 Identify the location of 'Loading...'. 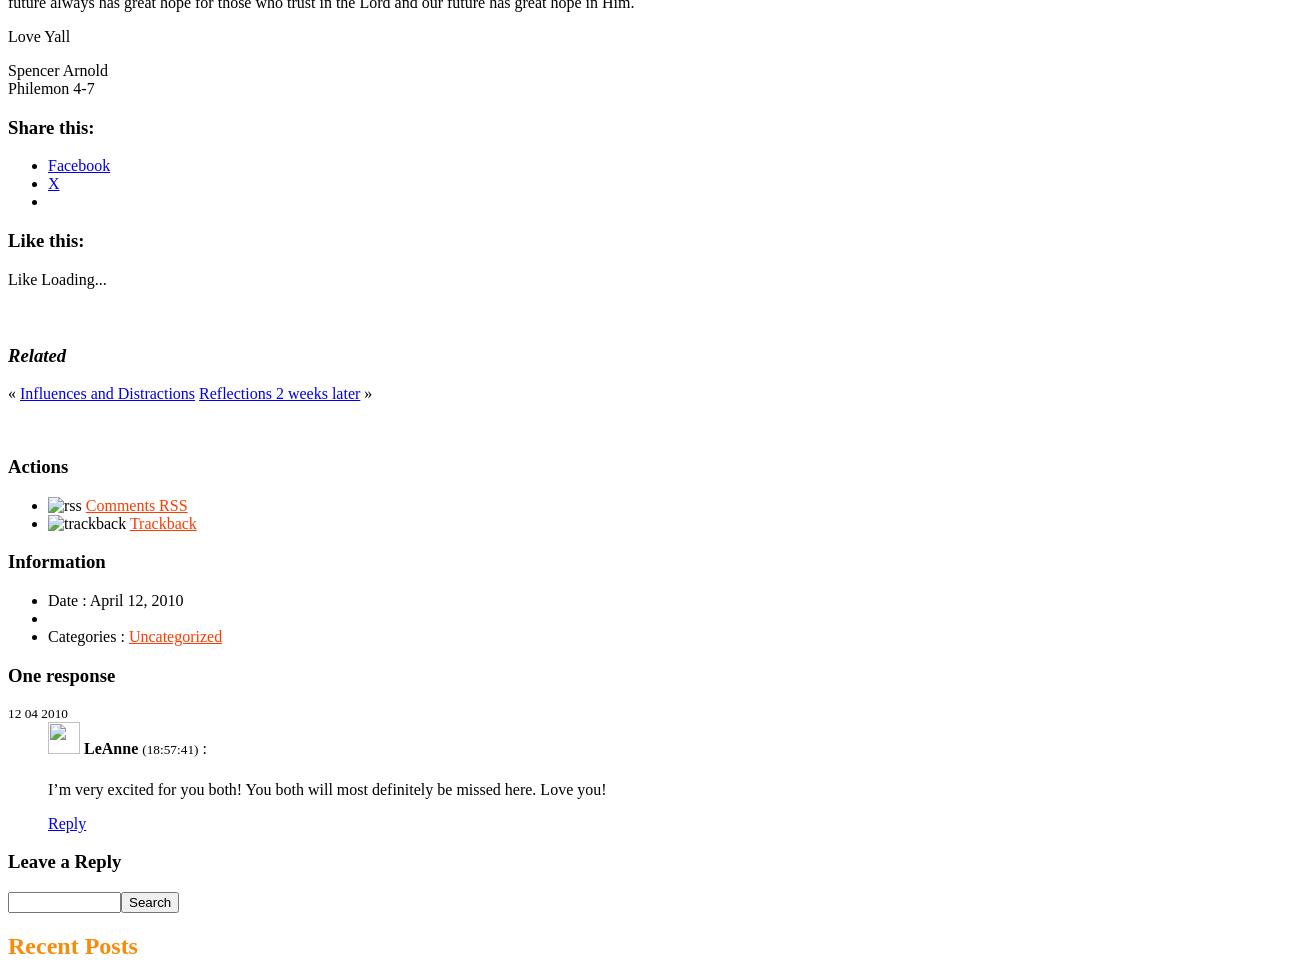
(73, 278).